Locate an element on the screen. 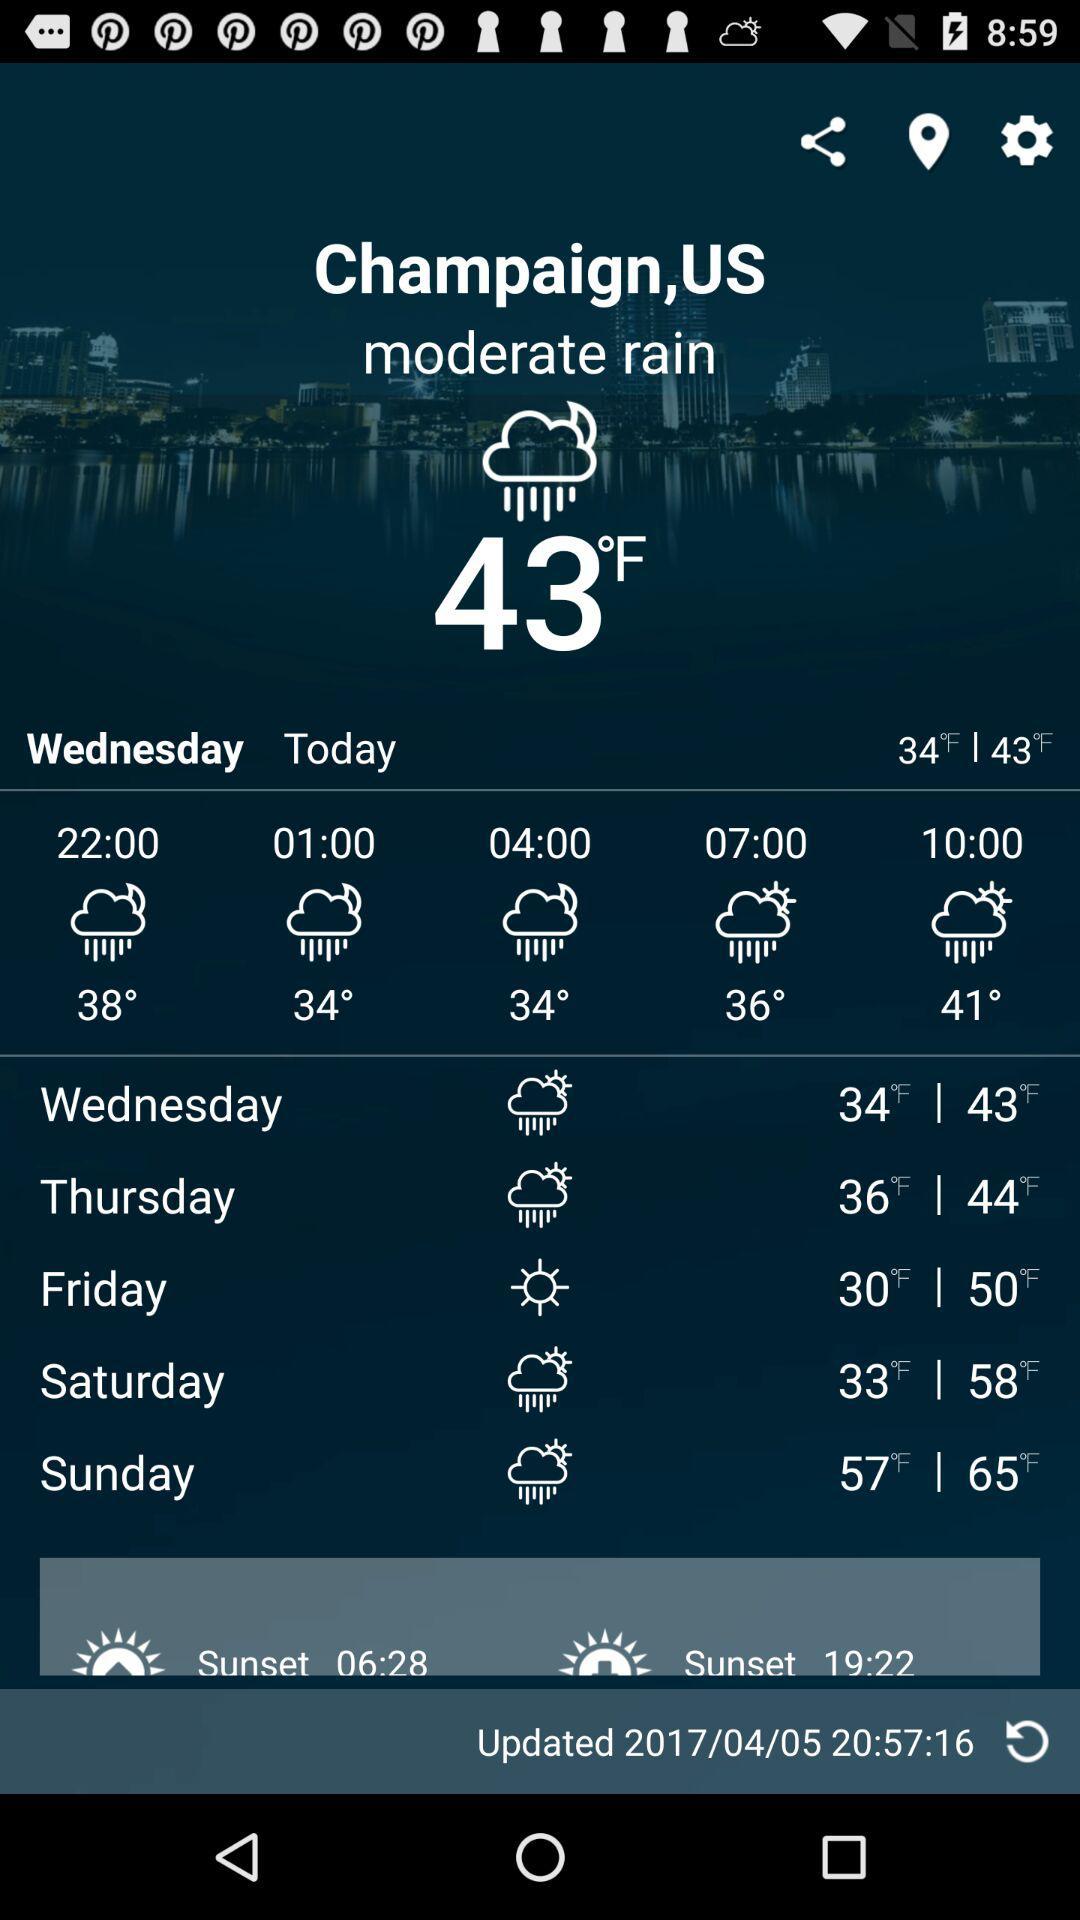  refresh weather information is located at coordinates (1027, 1740).